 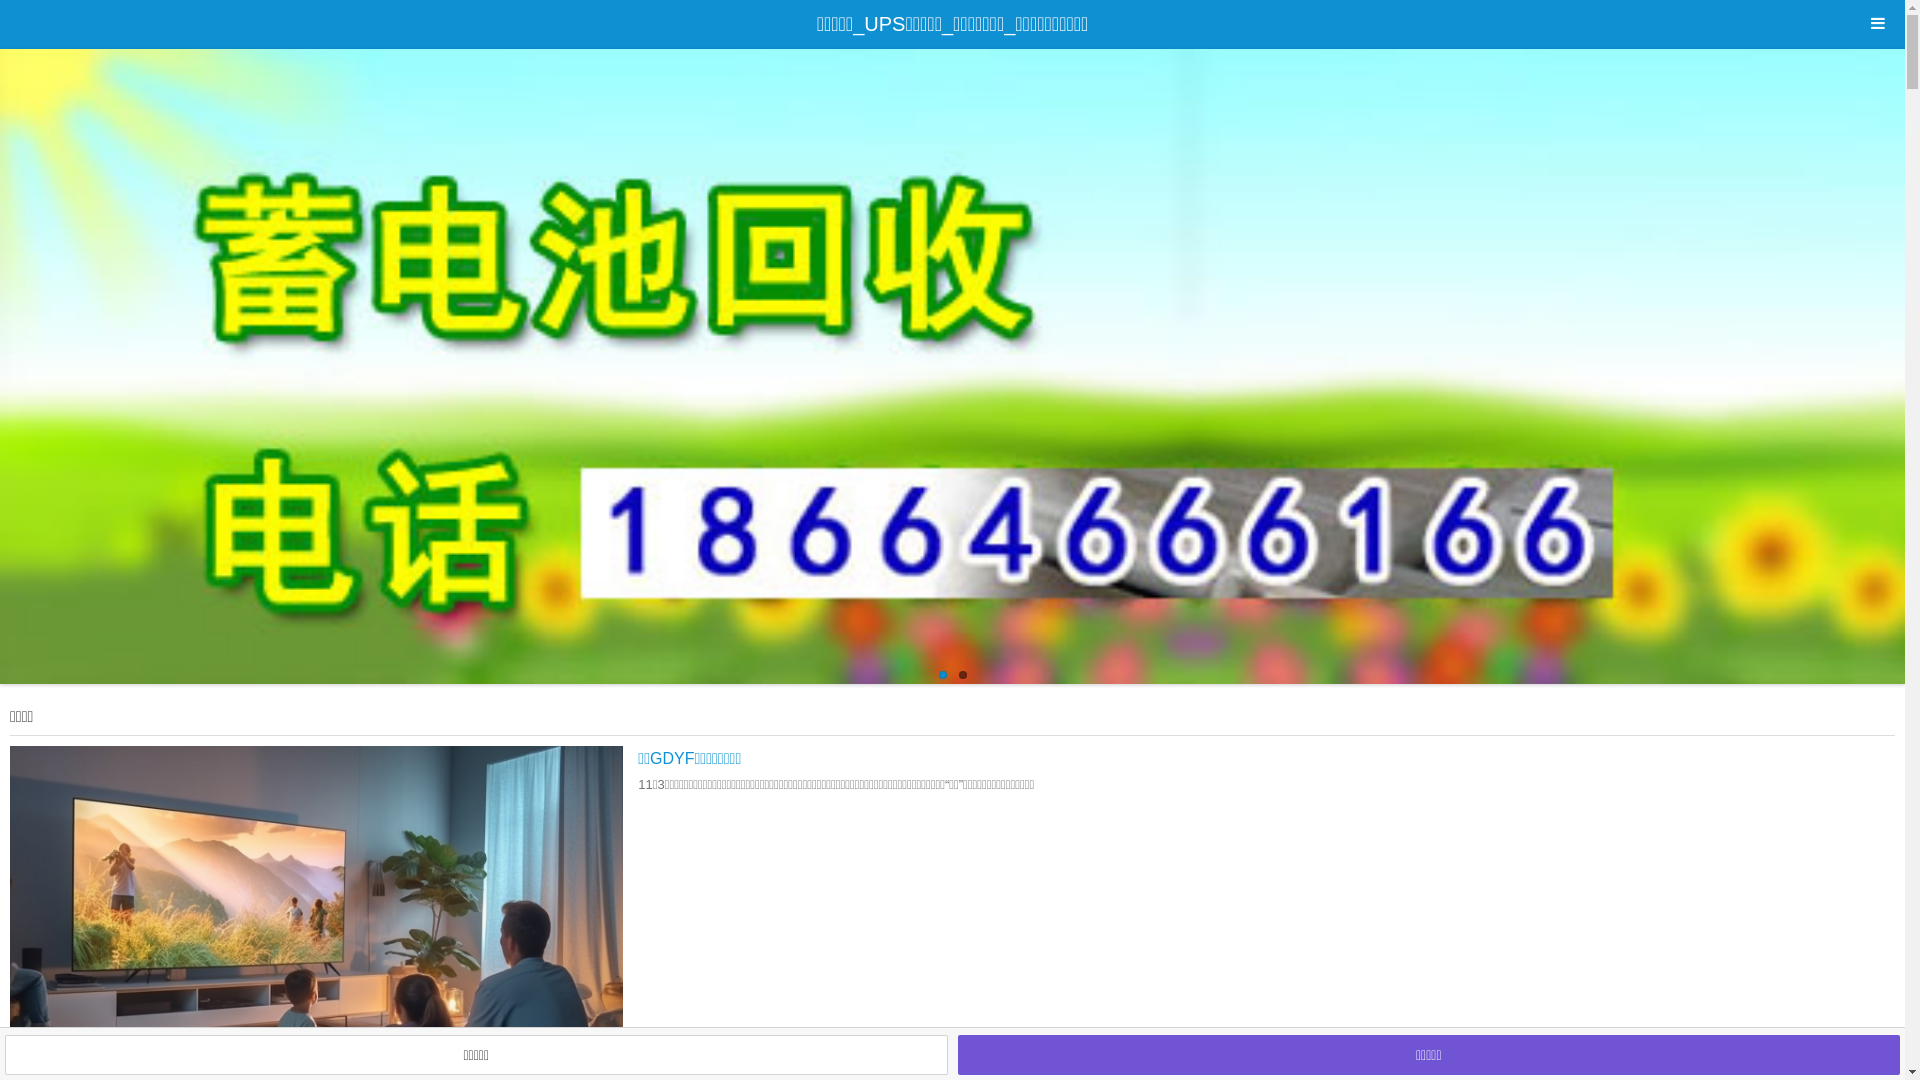 What do you see at coordinates (940, 675) in the screenshot?
I see `'1'` at bounding box center [940, 675].